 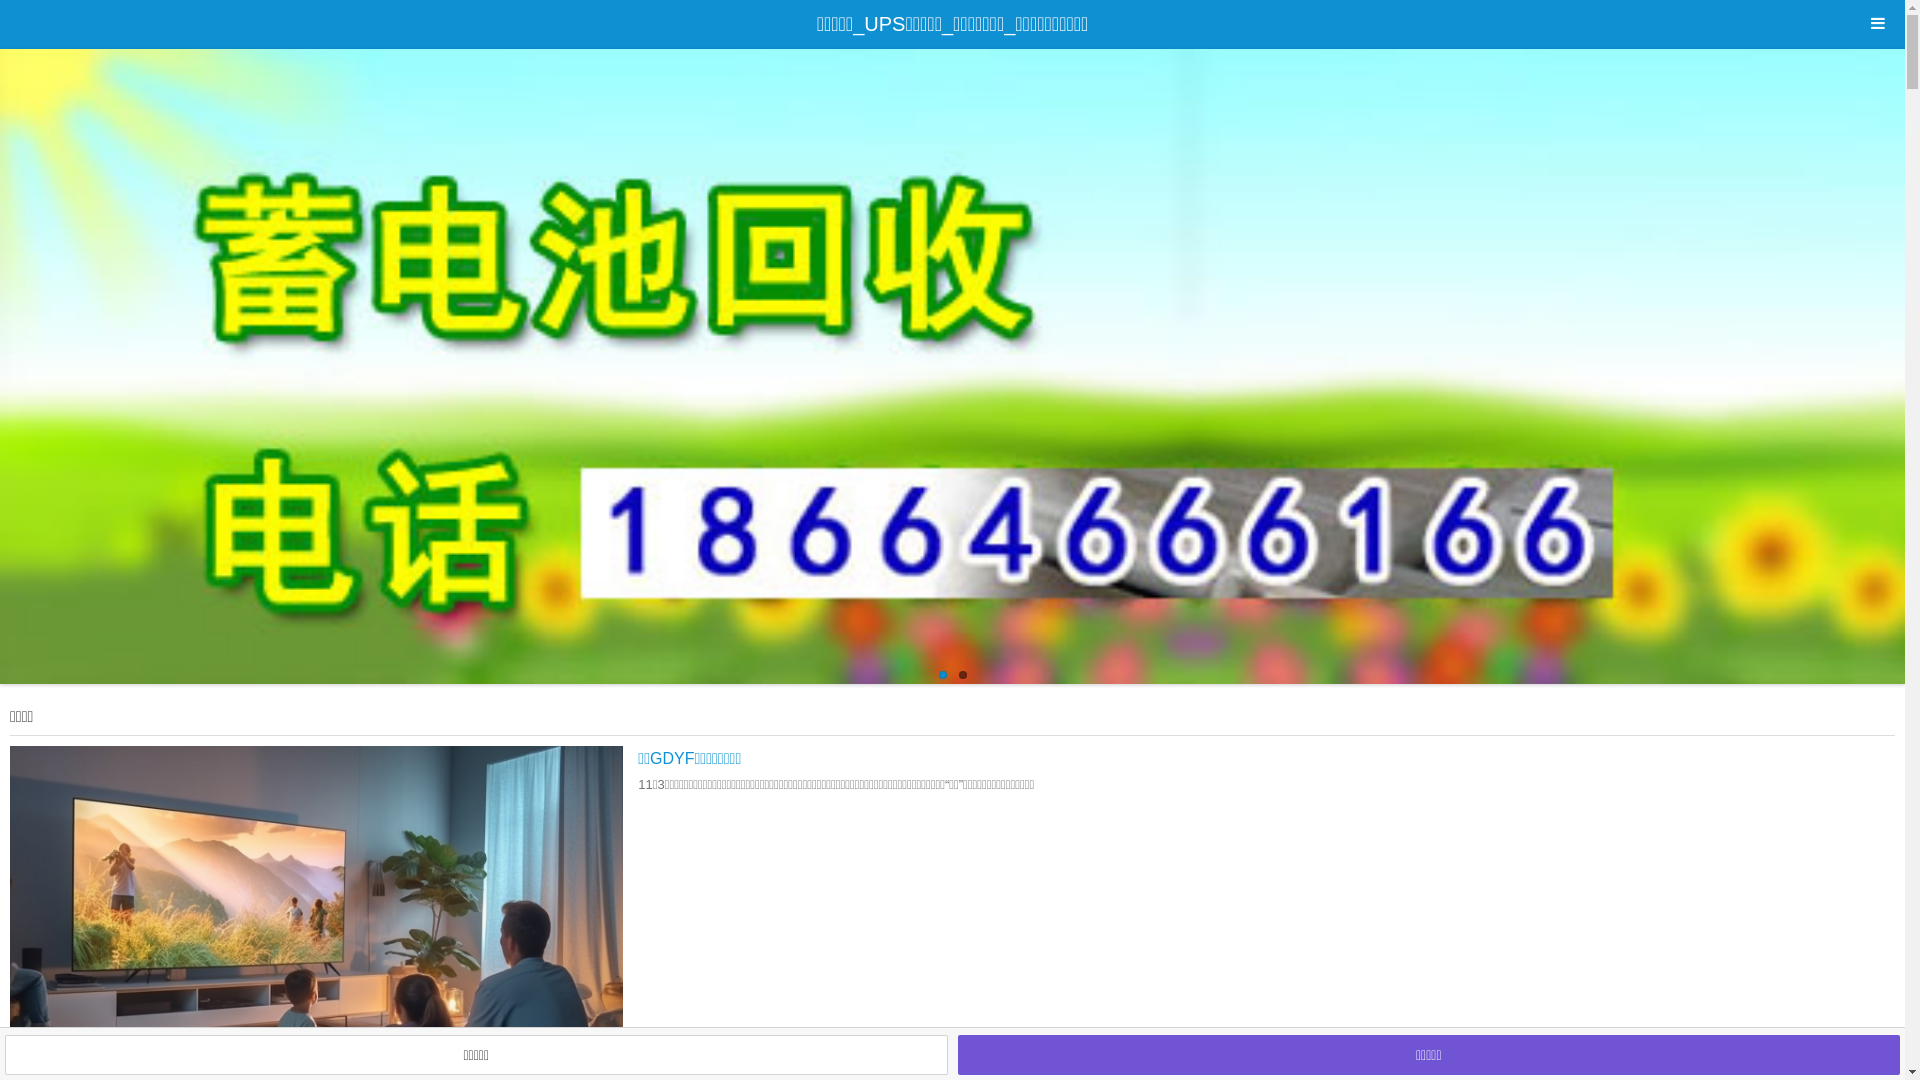 What do you see at coordinates (940, 675) in the screenshot?
I see `'1'` at bounding box center [940, 675].